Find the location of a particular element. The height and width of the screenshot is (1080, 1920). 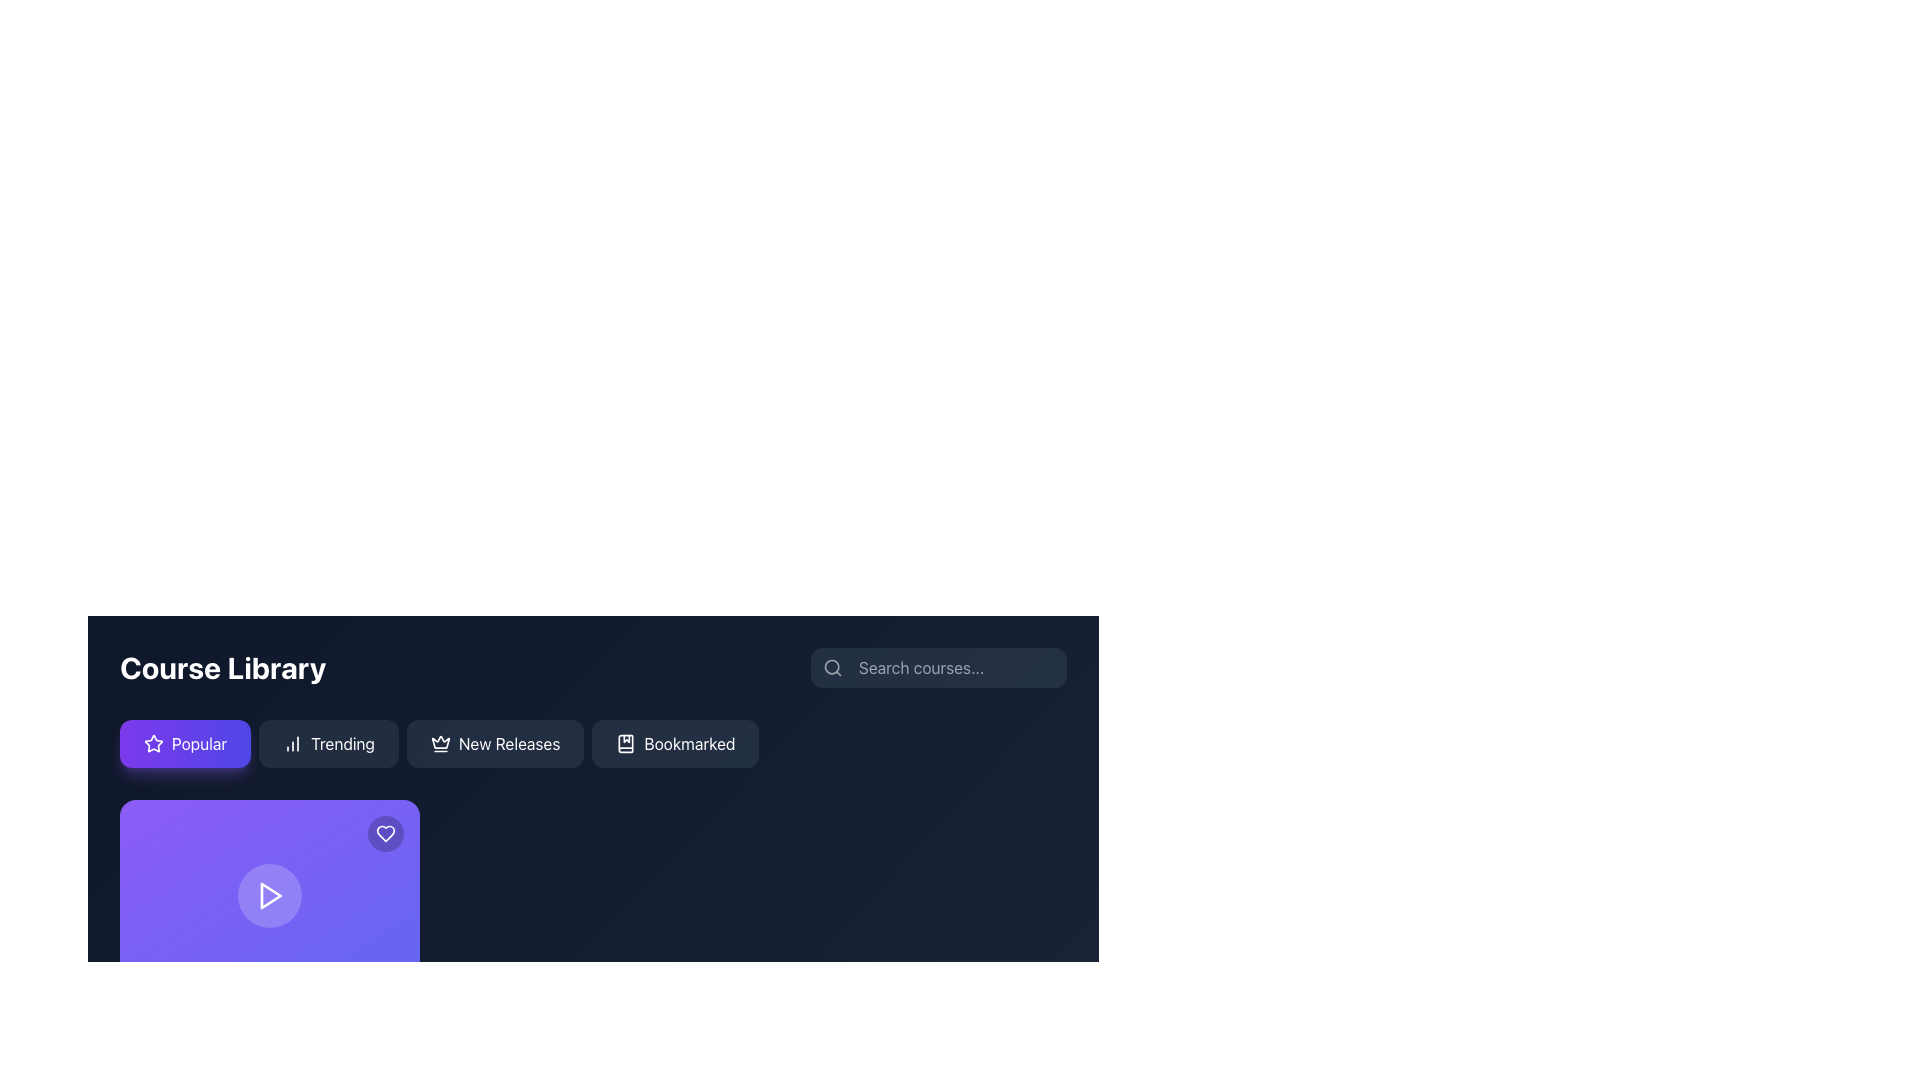

the magnifying glass SVG icon located inside the search input field on the top-right side of the interface is located at coordinates (833, 667).